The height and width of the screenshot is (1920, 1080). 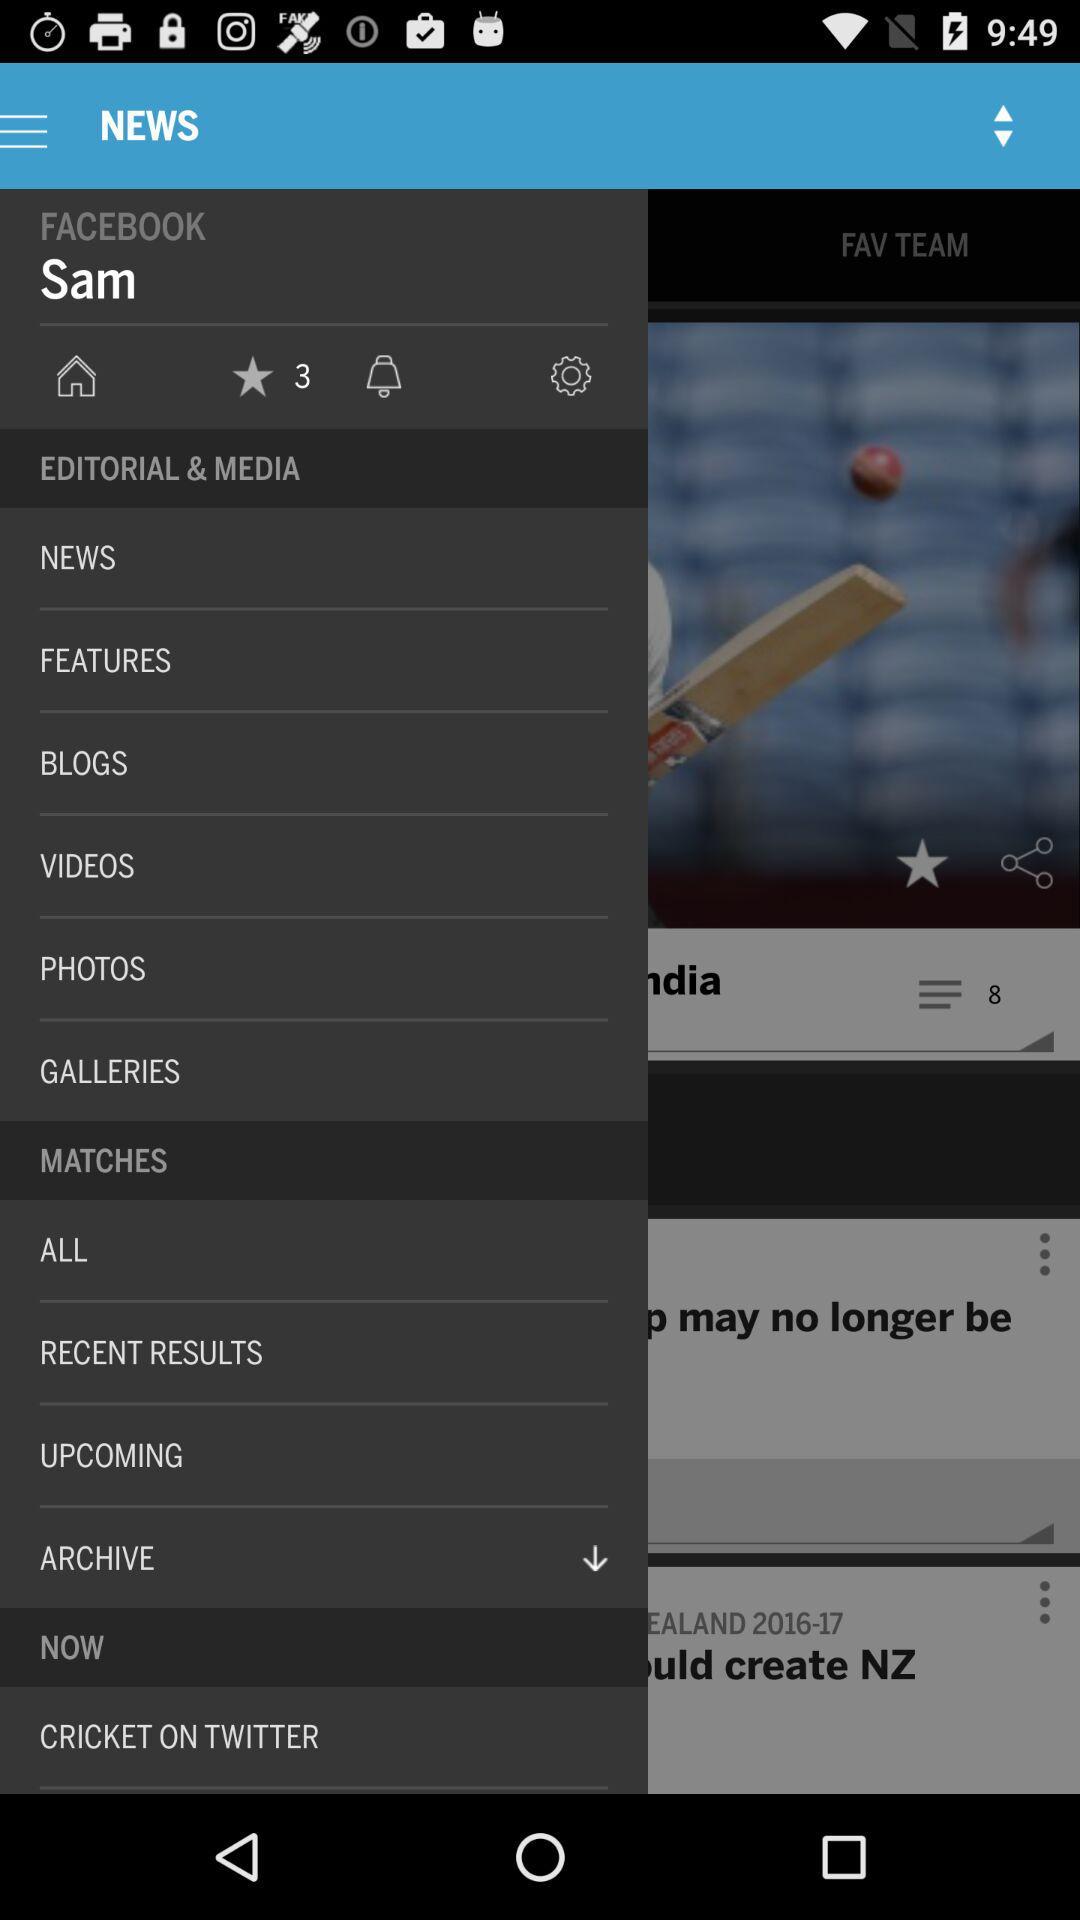 I want to click on the home icon, so click(x=75, y=402).